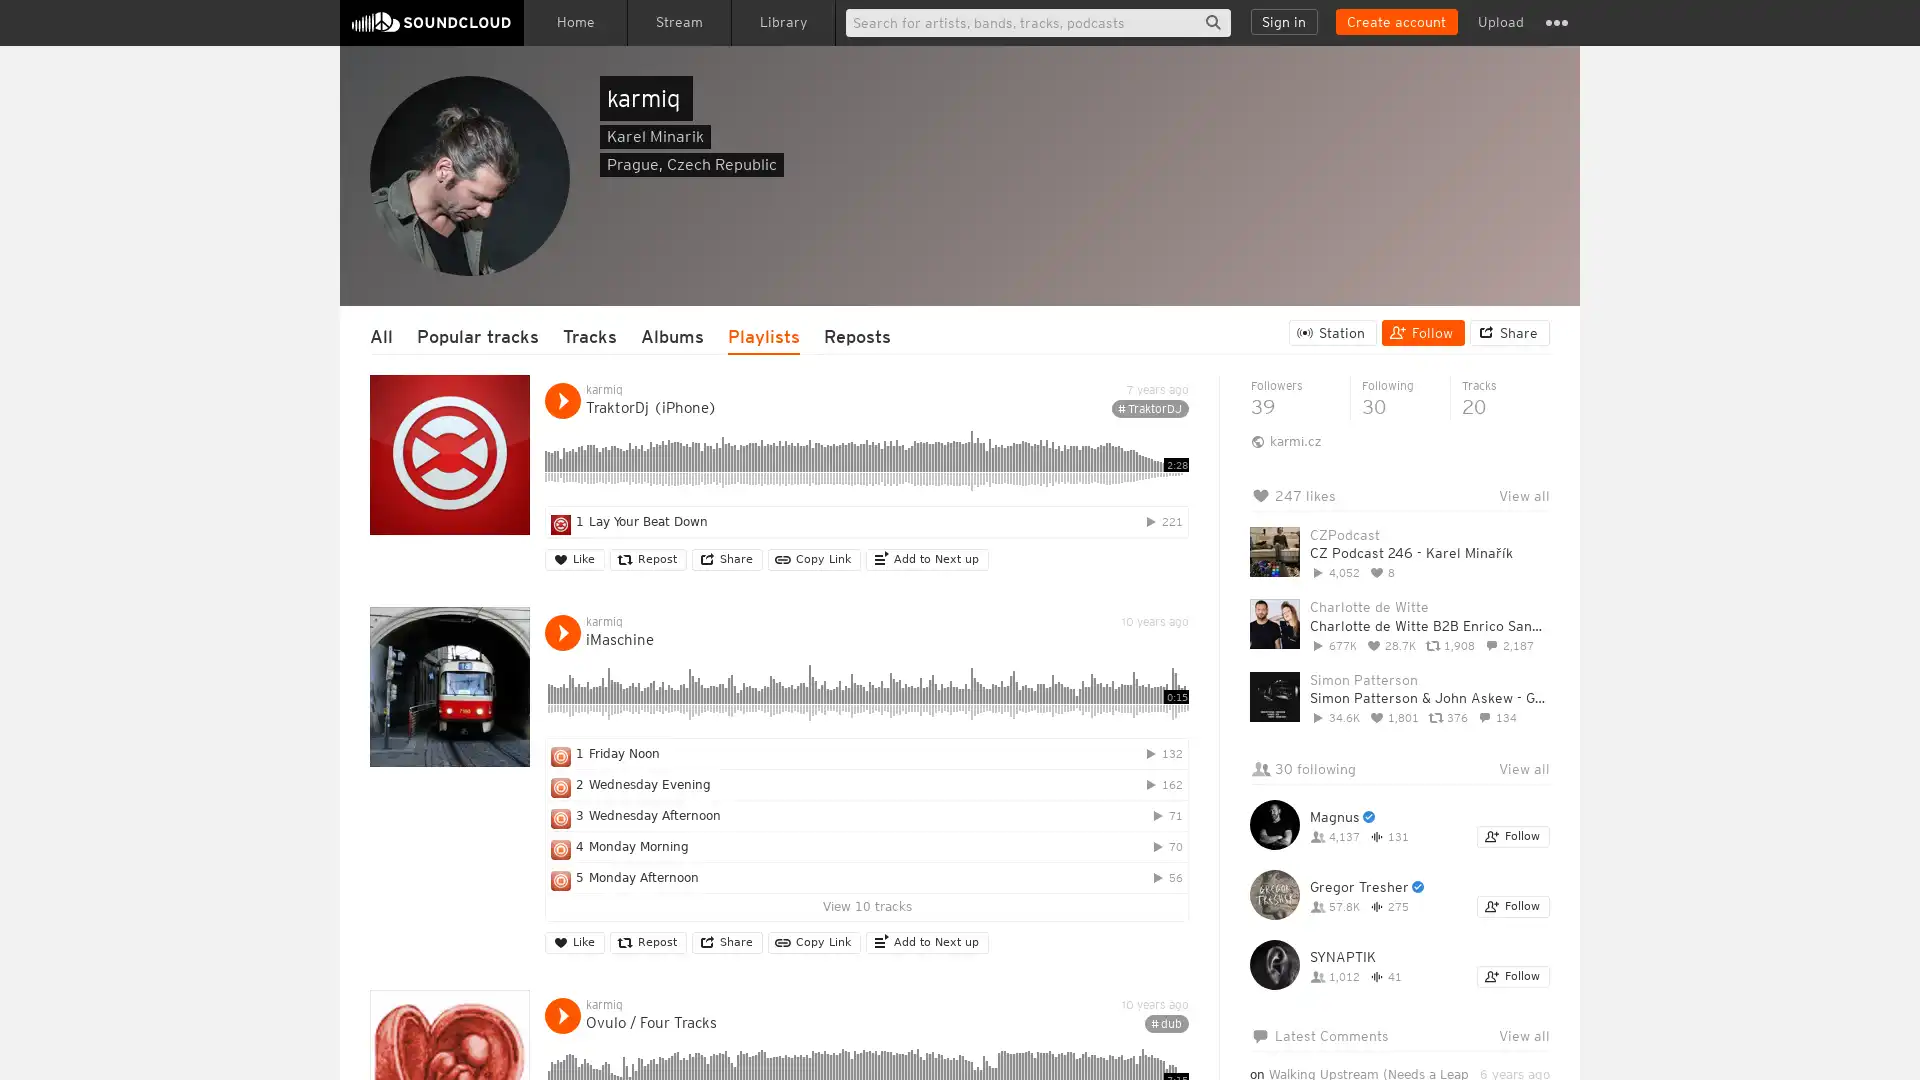 This screenshot has width=1920, height=1080. Describe the element at coordinates (814, 559) in the screenshot. I see `Copy Link` at that location.